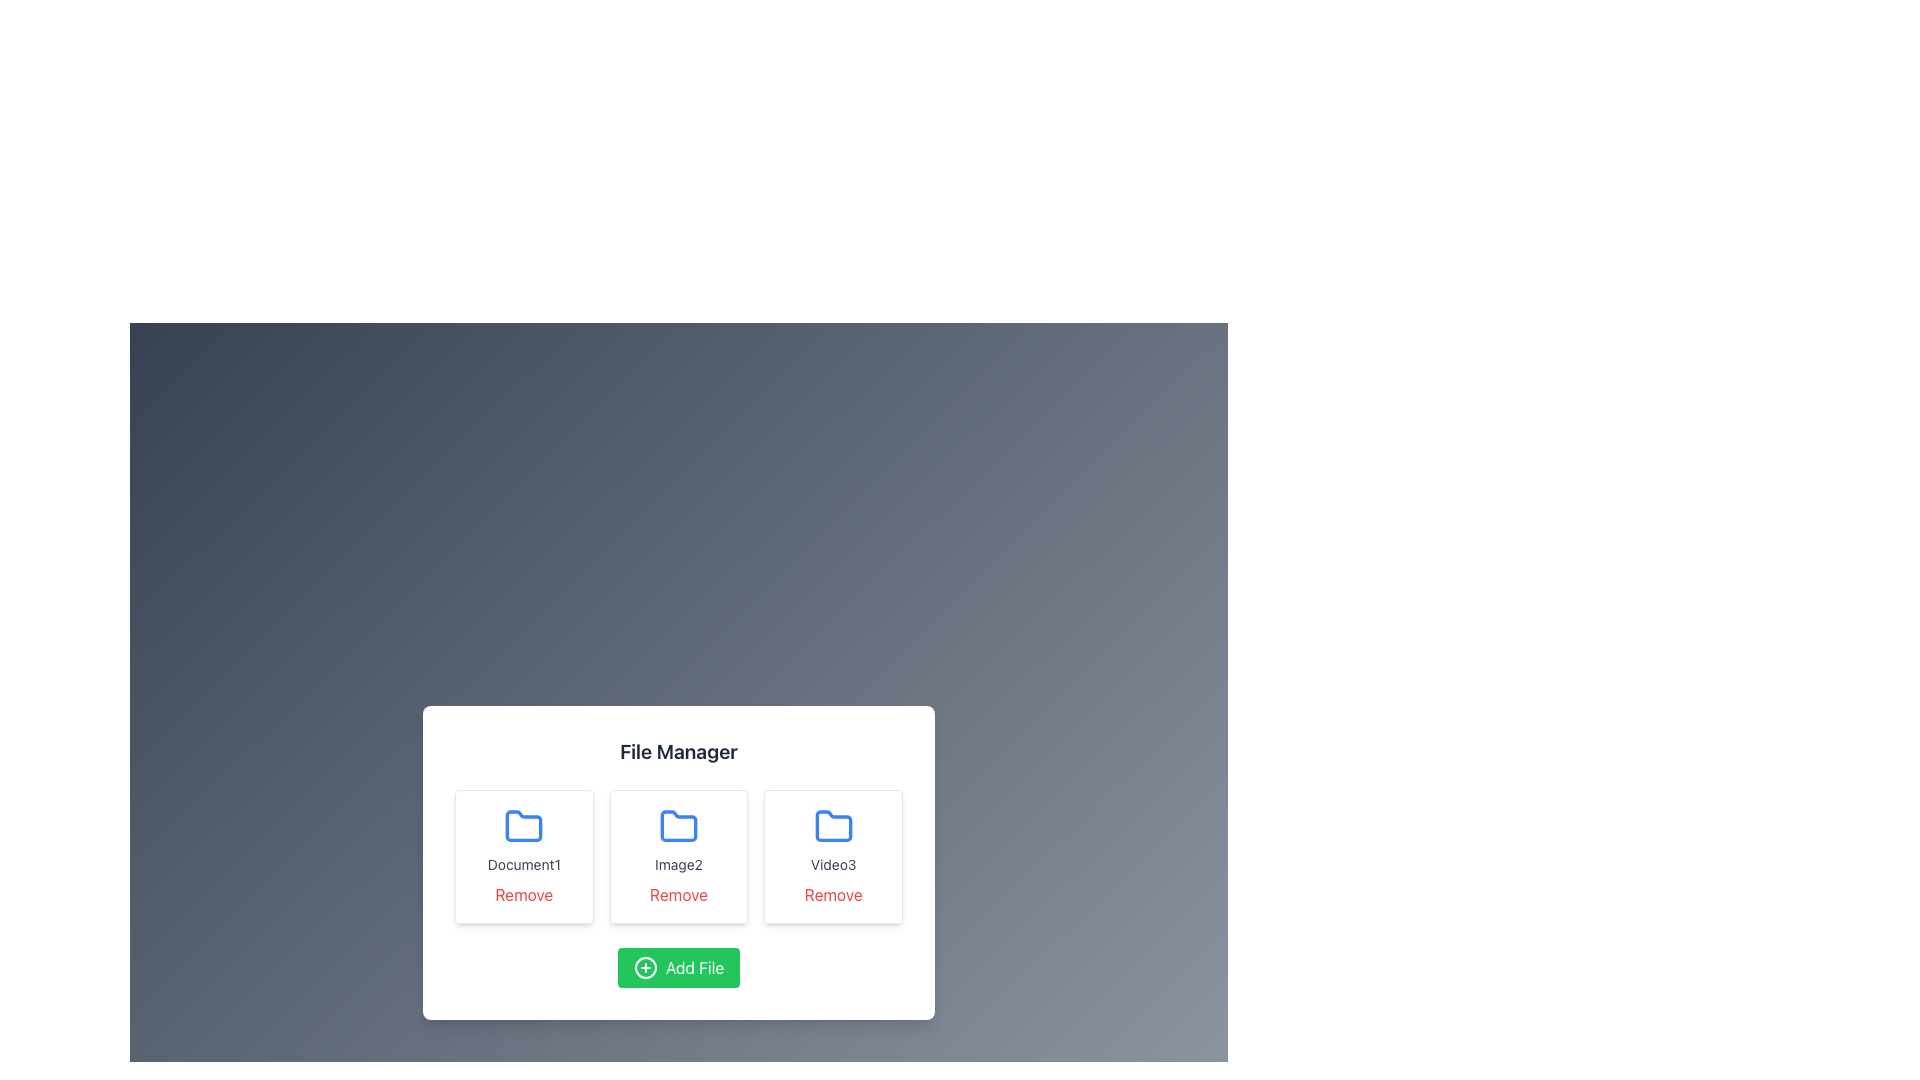 This screenshot has width=1920, height=1080. I want to click on the button for adding a new file, which is centrally aligned below the labeled folders in the File Manager interface, so click(678, 967).